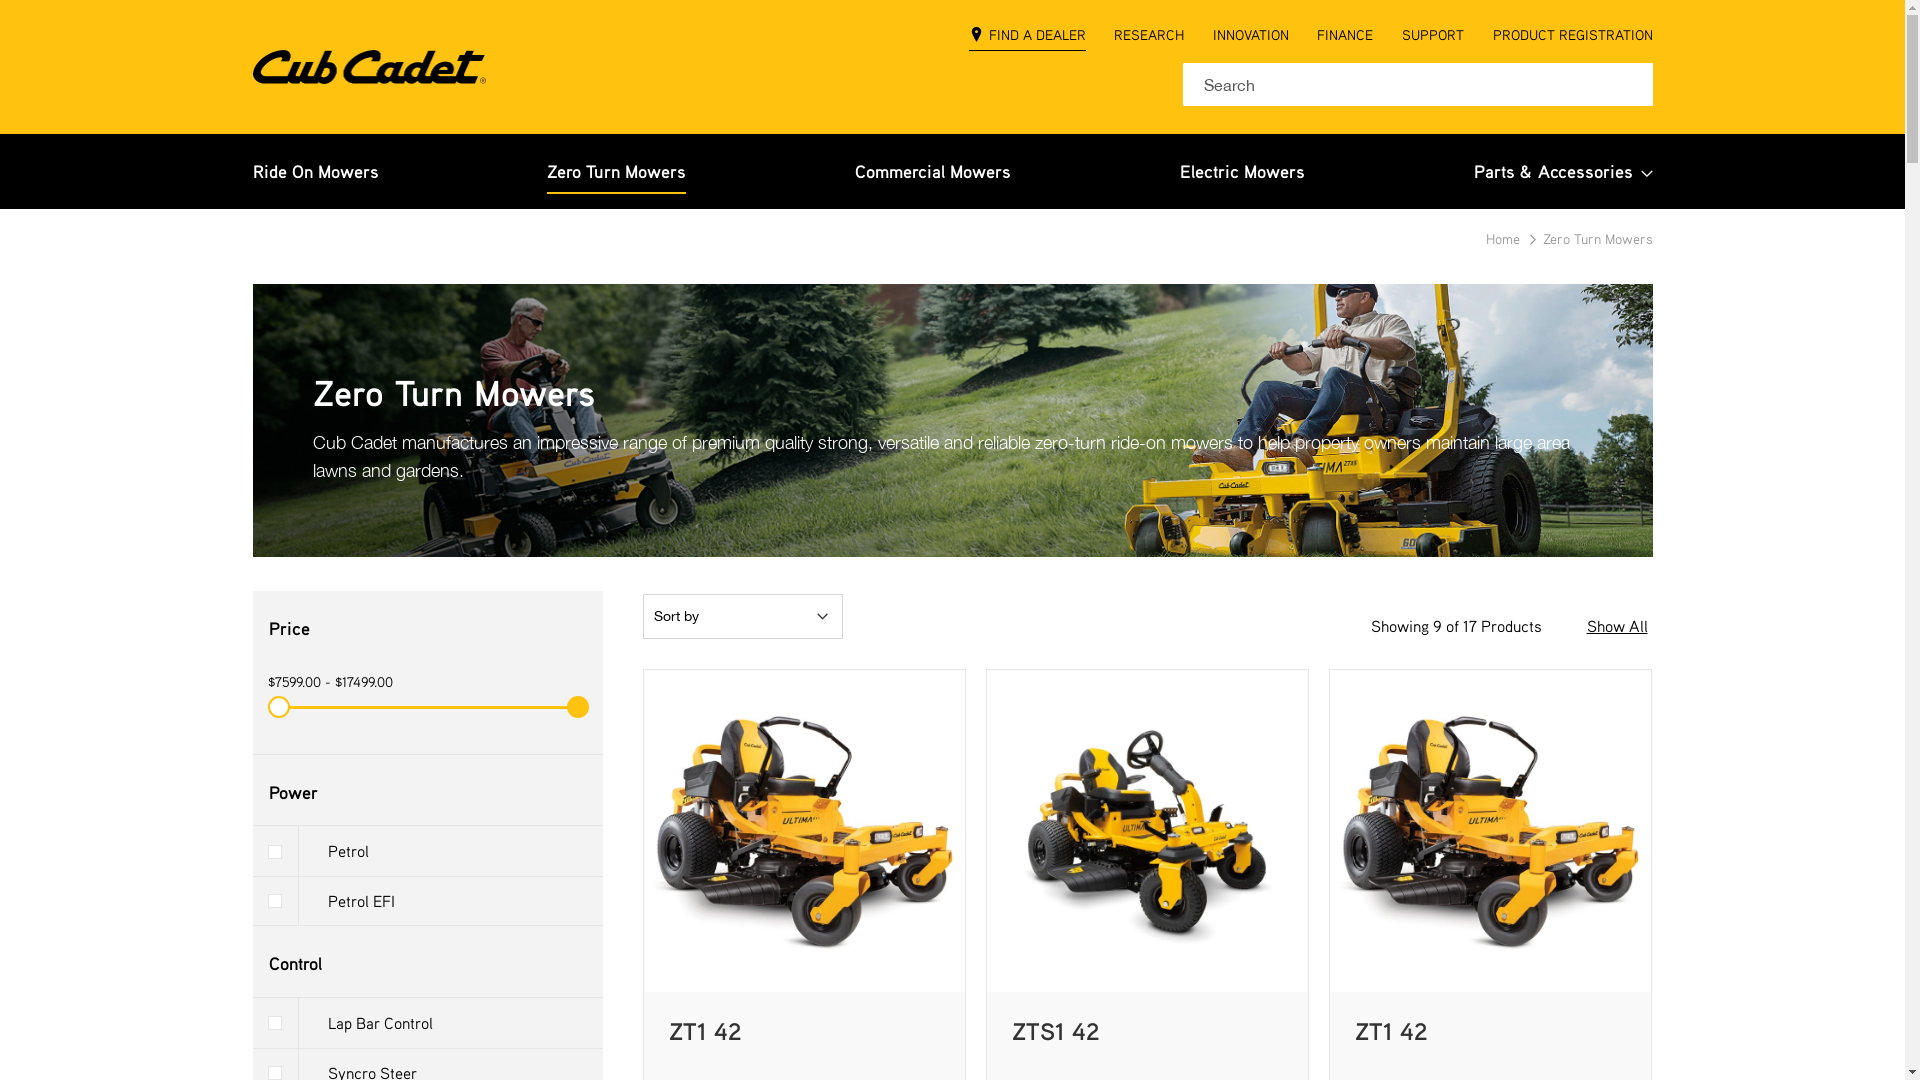 This screenshot has height=1080, width=1920. I want to click on 'SUPPORT', so click(1432, 37).